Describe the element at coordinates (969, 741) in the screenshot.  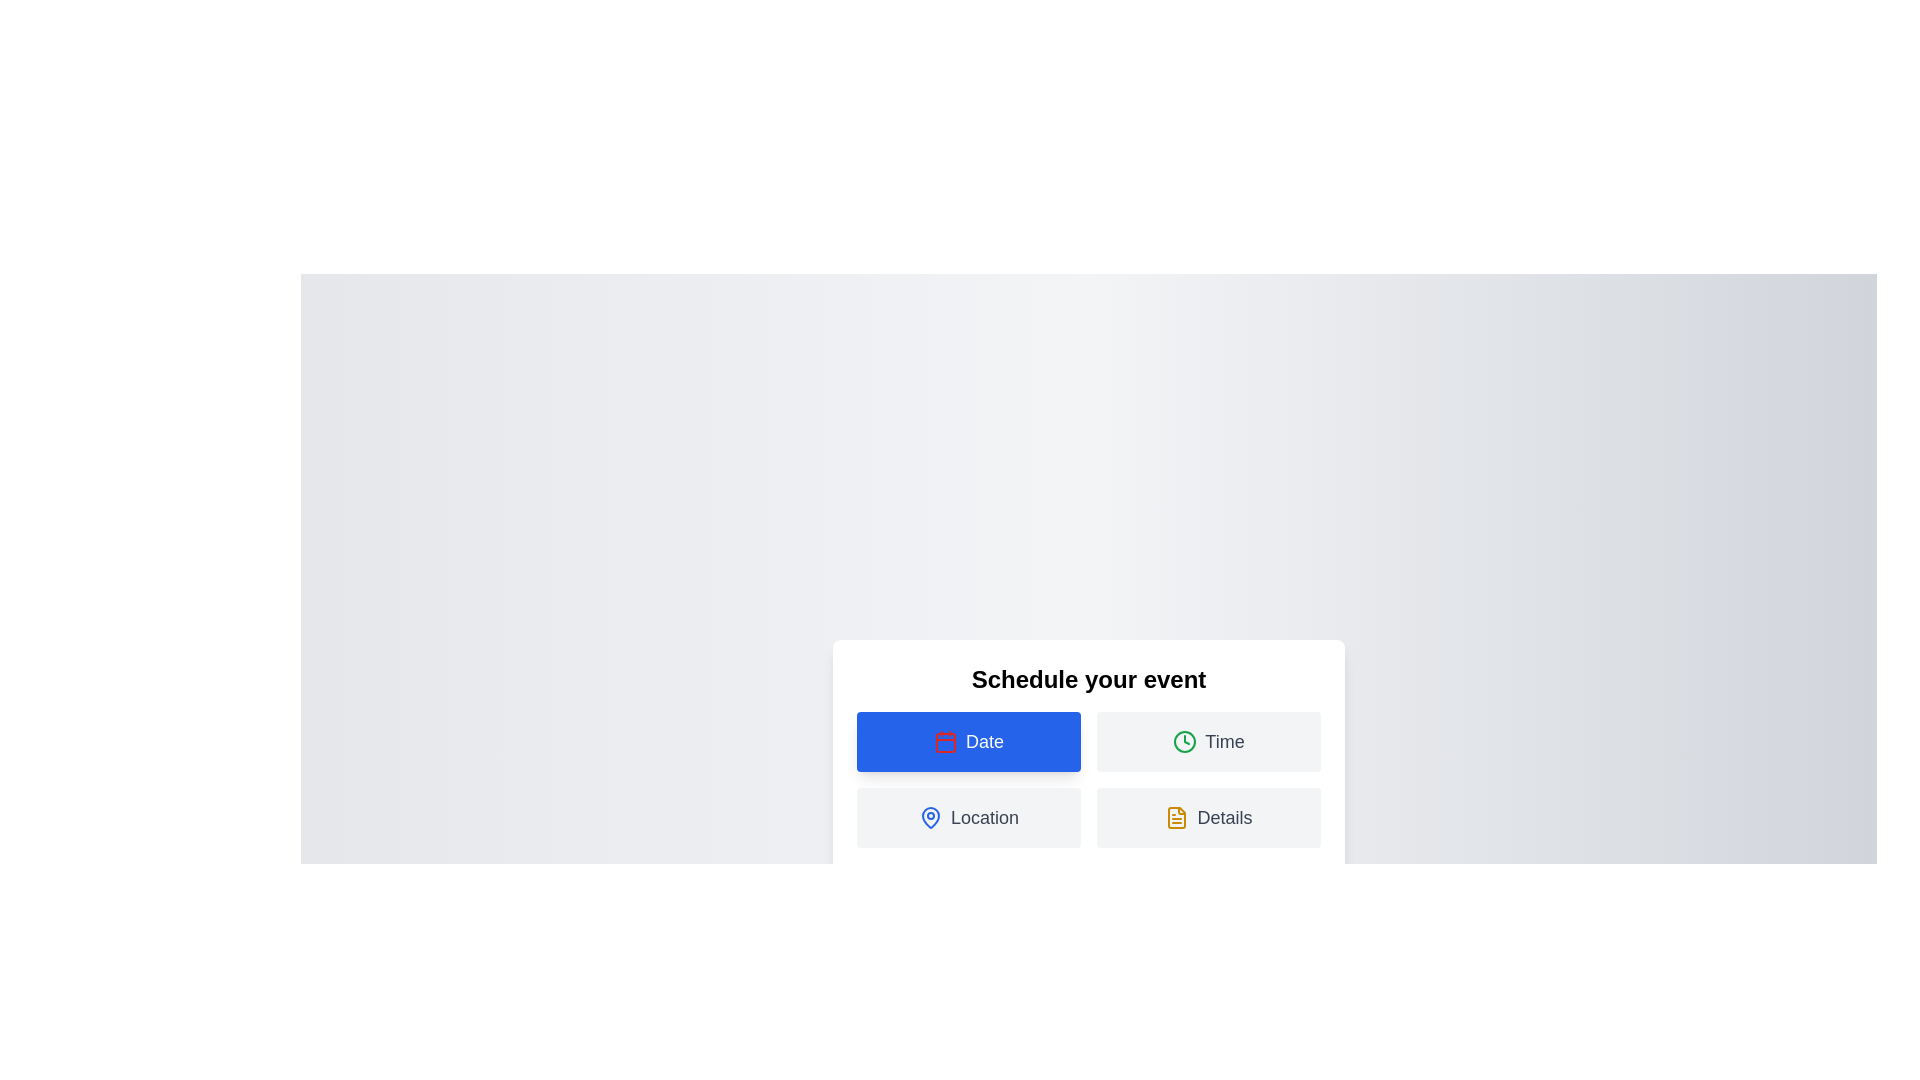
I see `the blue rectangular button labeled 'Date' with a red calendar icon` at that location.